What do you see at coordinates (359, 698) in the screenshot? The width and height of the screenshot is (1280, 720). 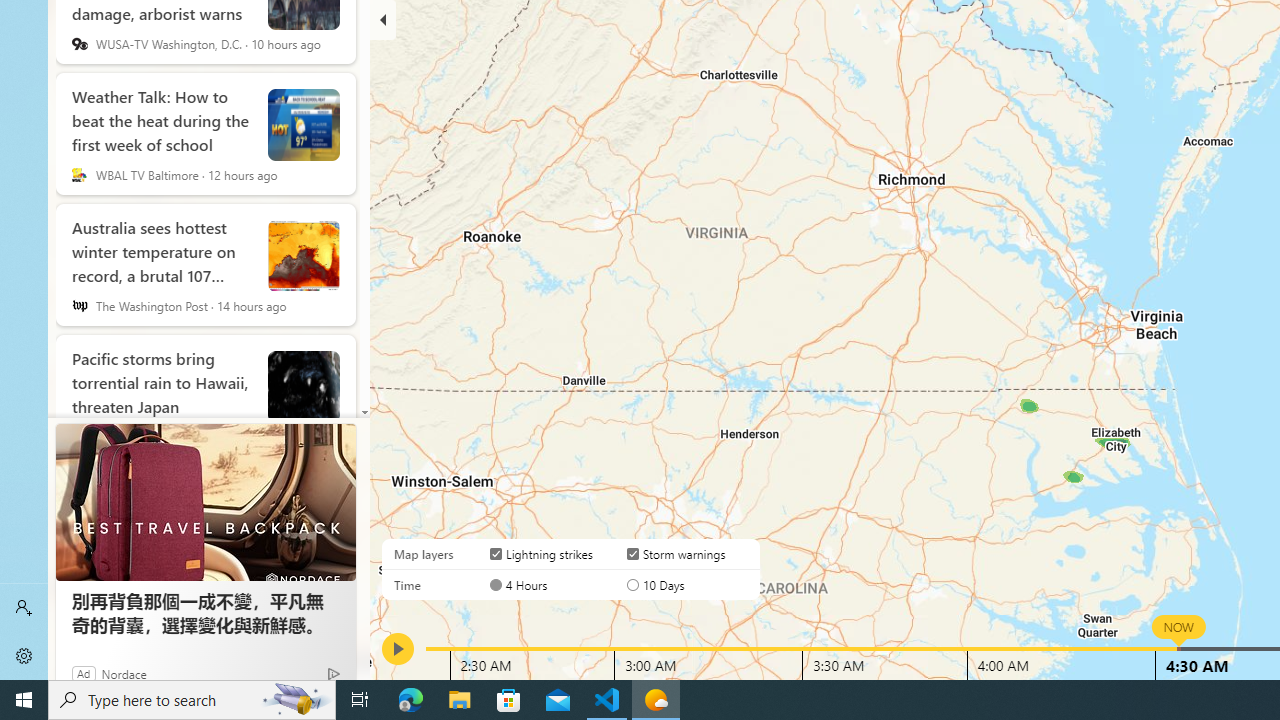 I see `'Task View'` at bounding box center [359, 698].